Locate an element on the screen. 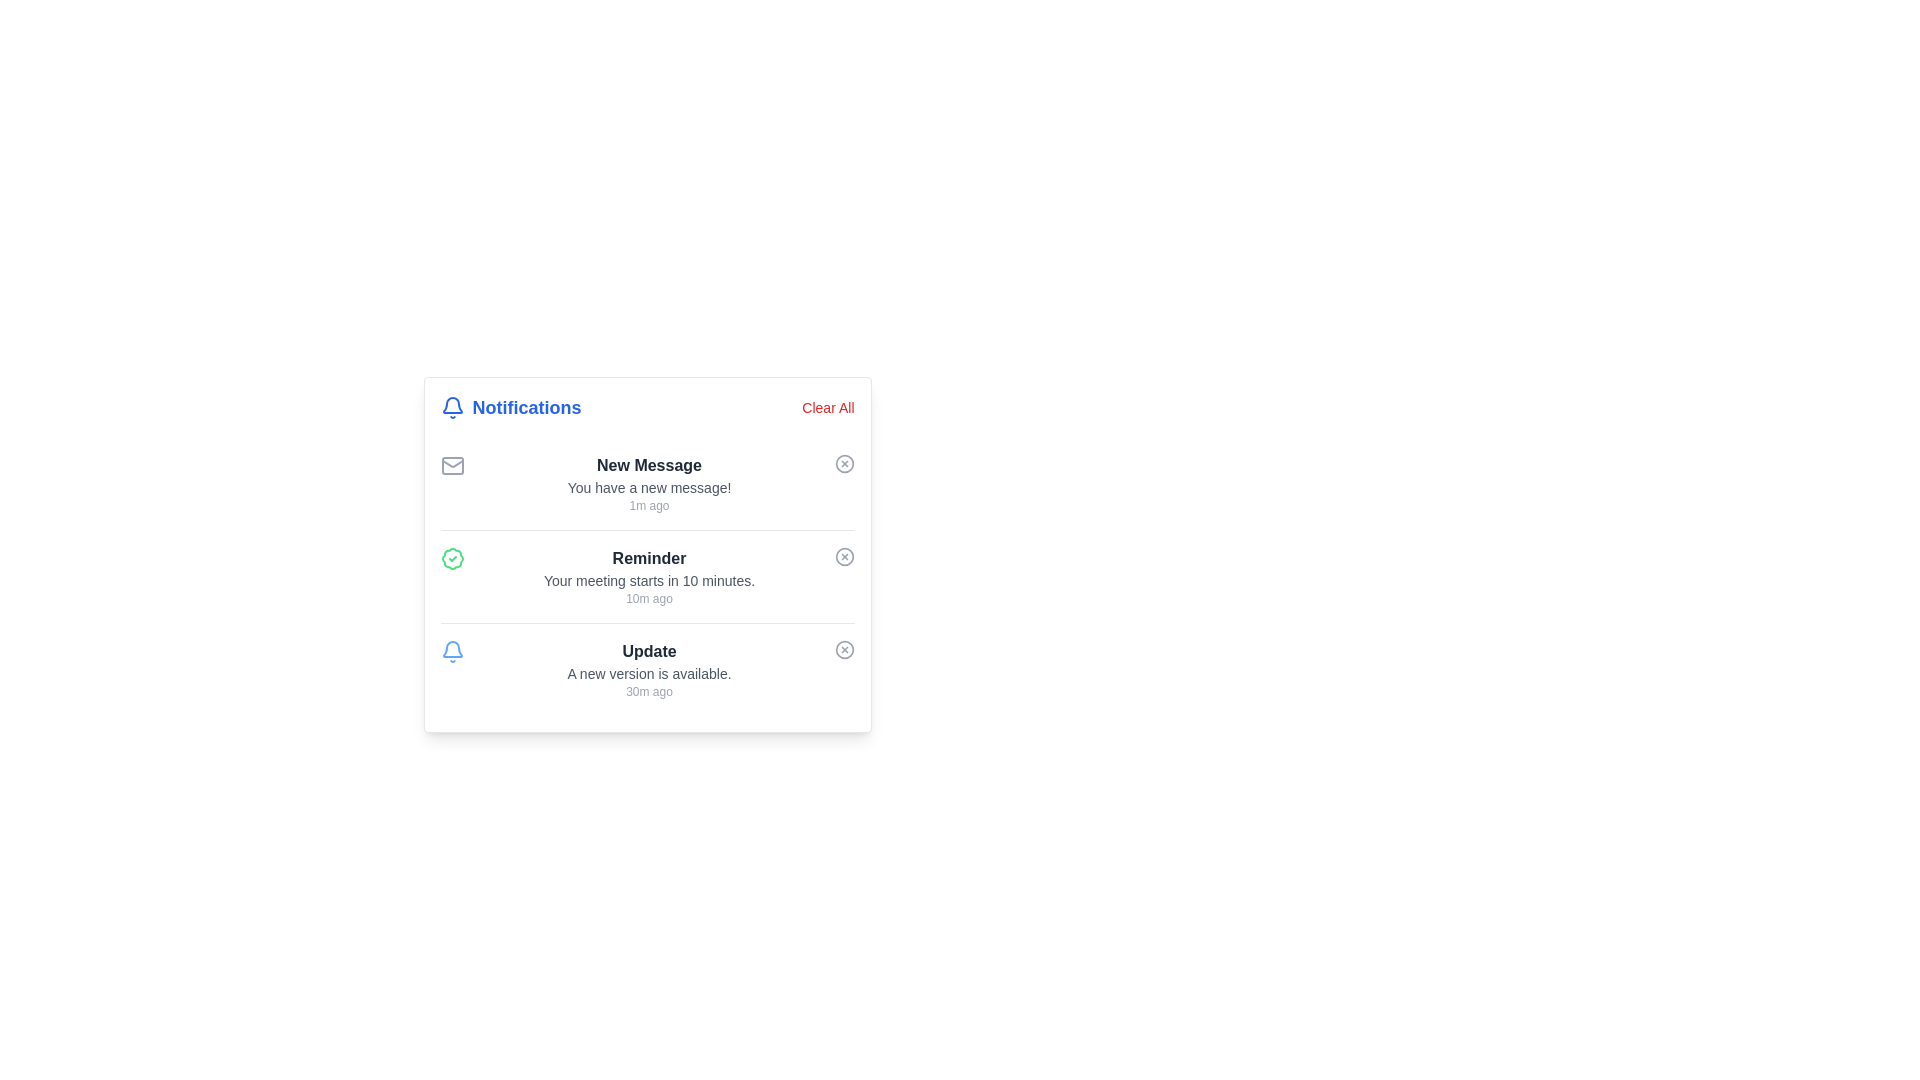 Image resolution: width=1920 pixels, height=1080 pixels. the close button located in the top-right corner of the 'New Message' notification is located at coordinates (844, 463).